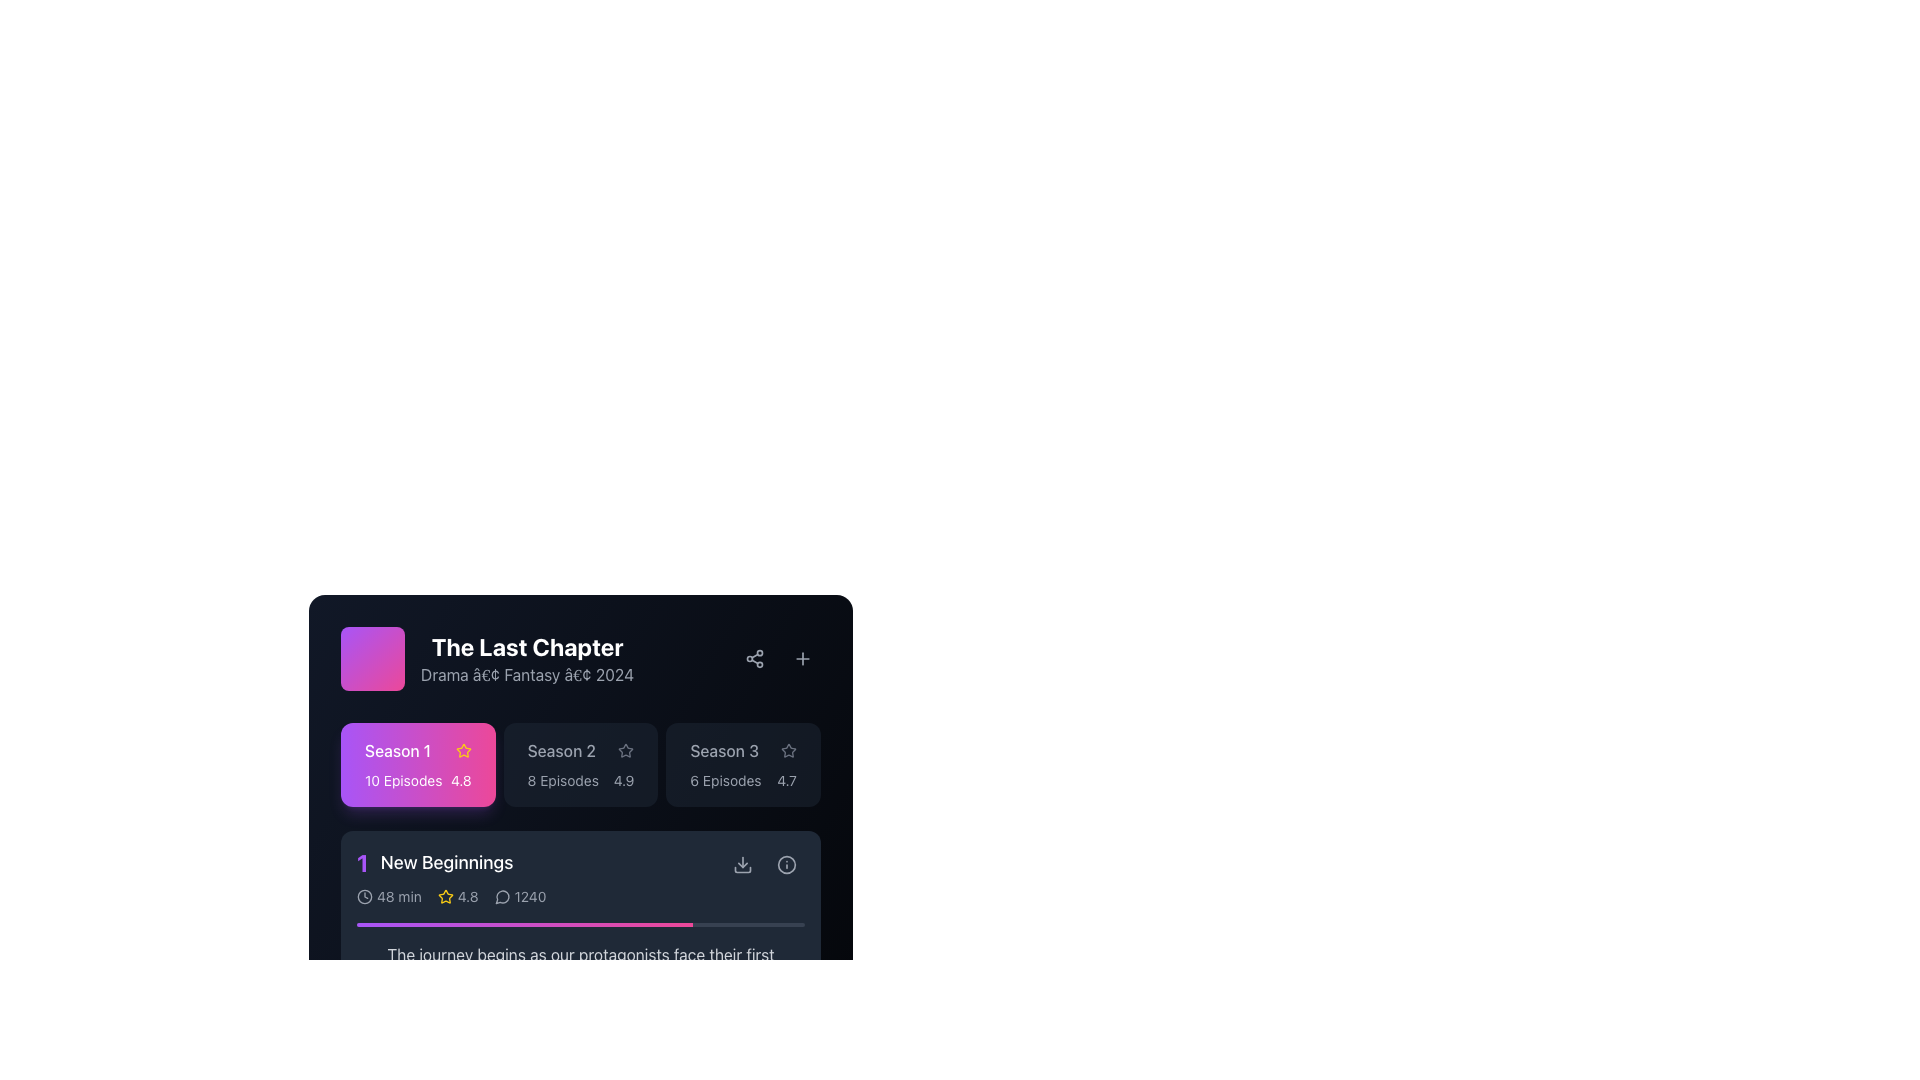 The height and width of the screenshot is (1080, 1920). I want to click on the 'Season 2' text label, so click(560, 751).